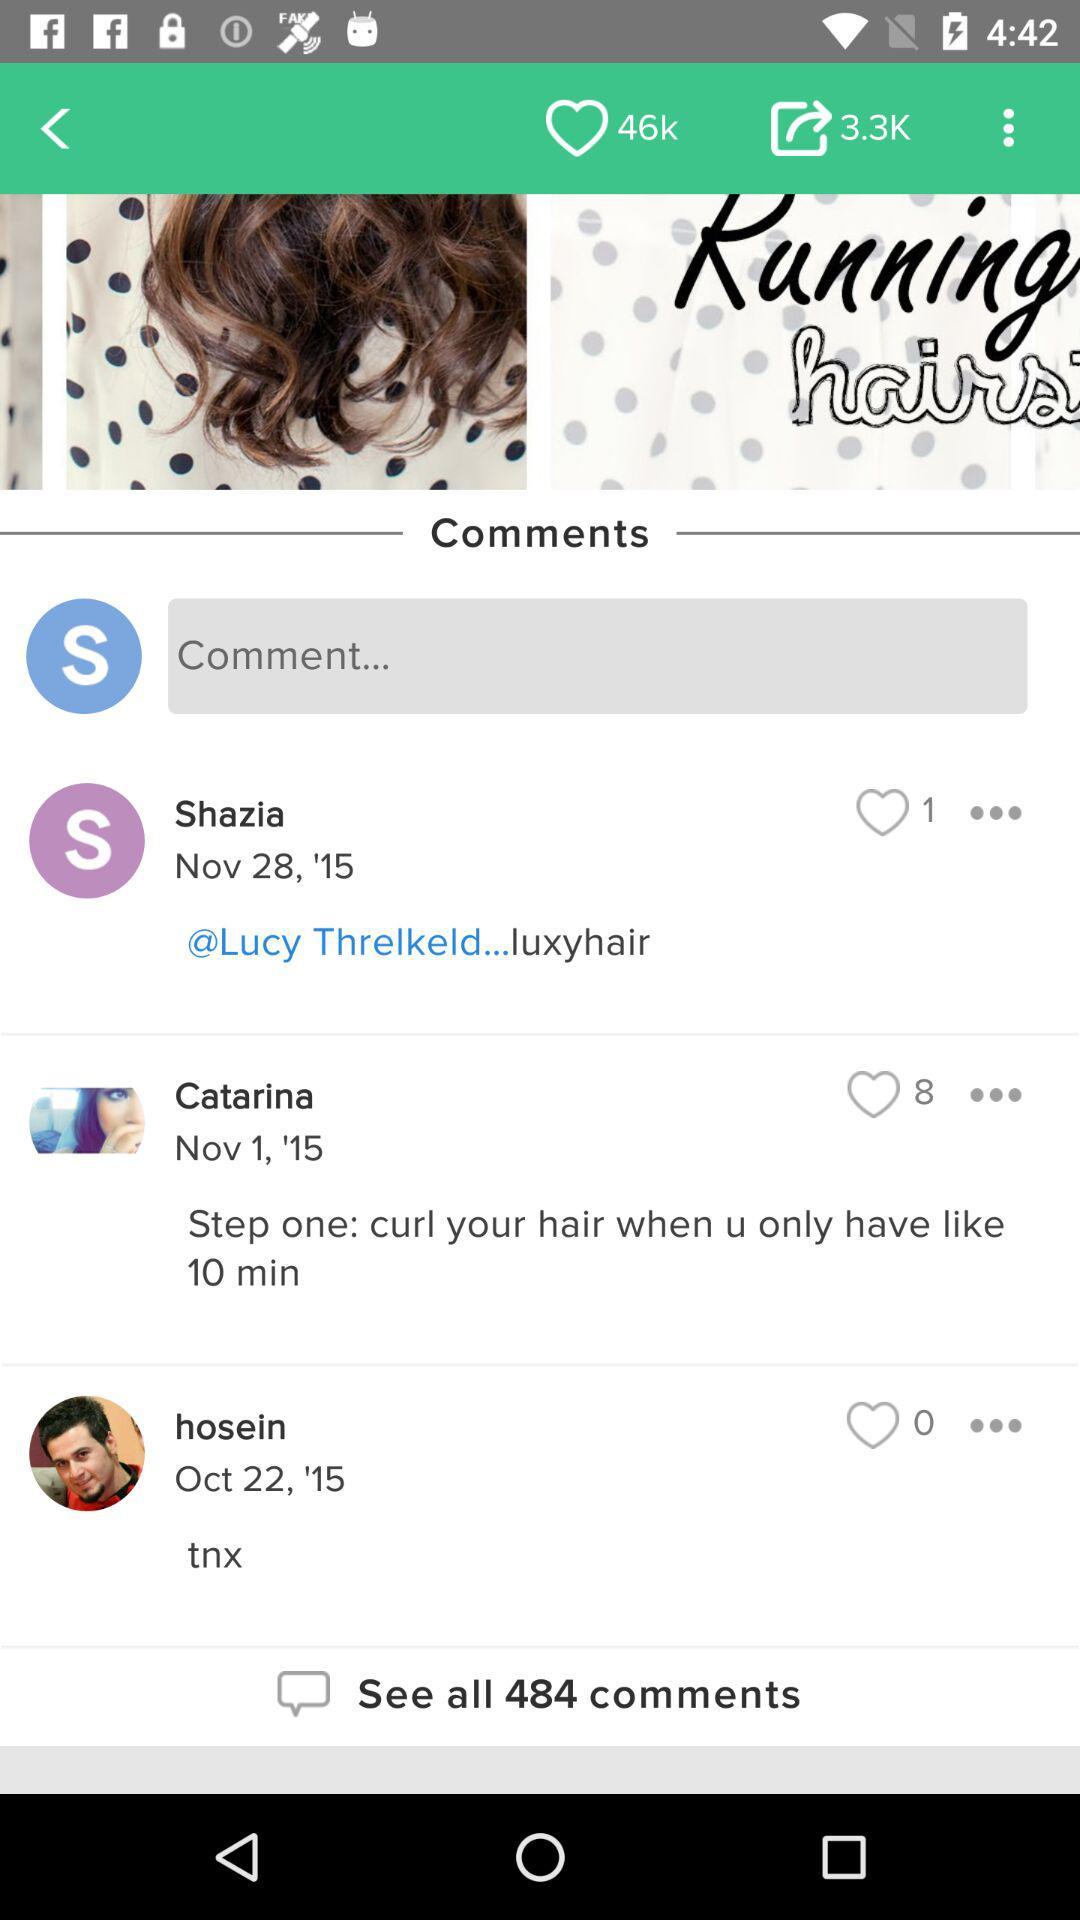  What do you see at coordinates (1008, 127) in the screenshot?
I see `settings` at bounding box center [1008, 127].